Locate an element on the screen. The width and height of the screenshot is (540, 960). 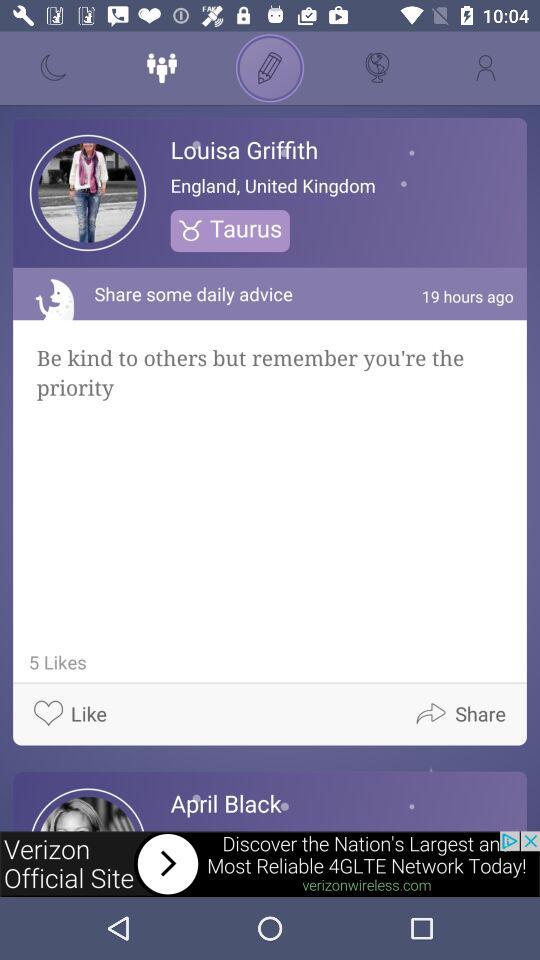
the moon icon at top left corner of the page is located at coordinates (54, 68).